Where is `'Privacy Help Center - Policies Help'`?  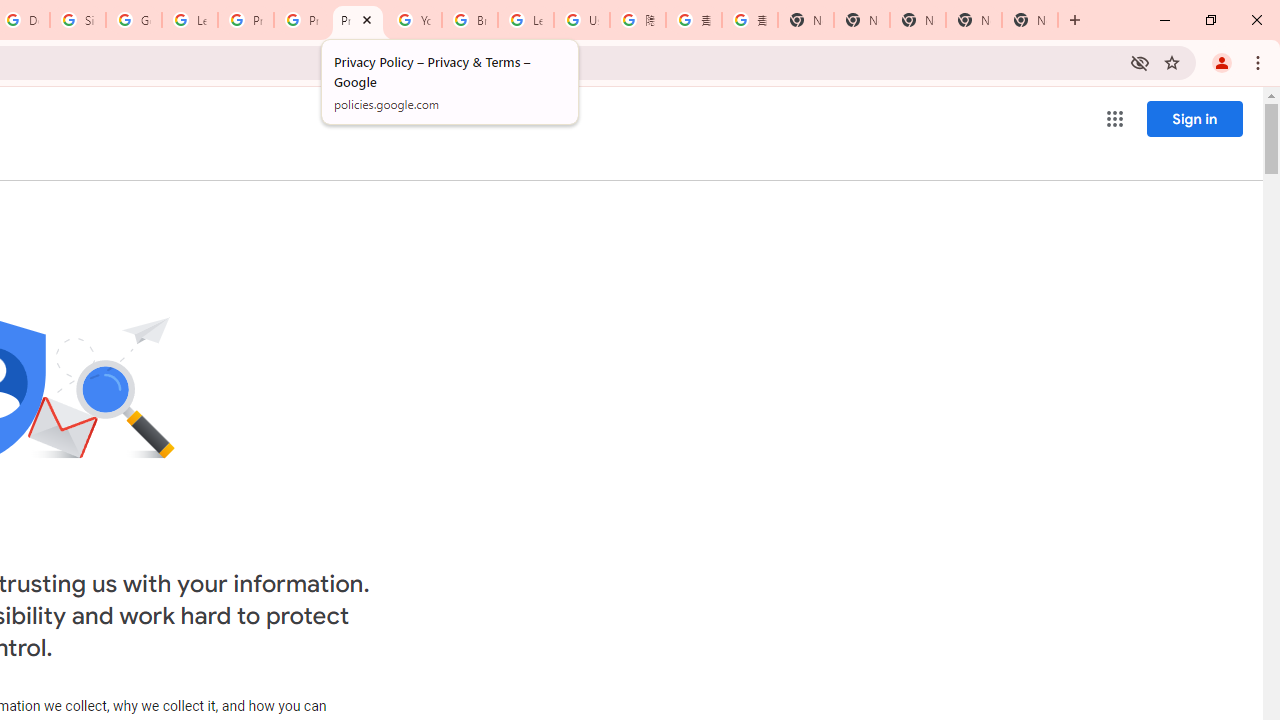
'Privacy Help Center - Policies Help' is located at coordinates (301, 20).